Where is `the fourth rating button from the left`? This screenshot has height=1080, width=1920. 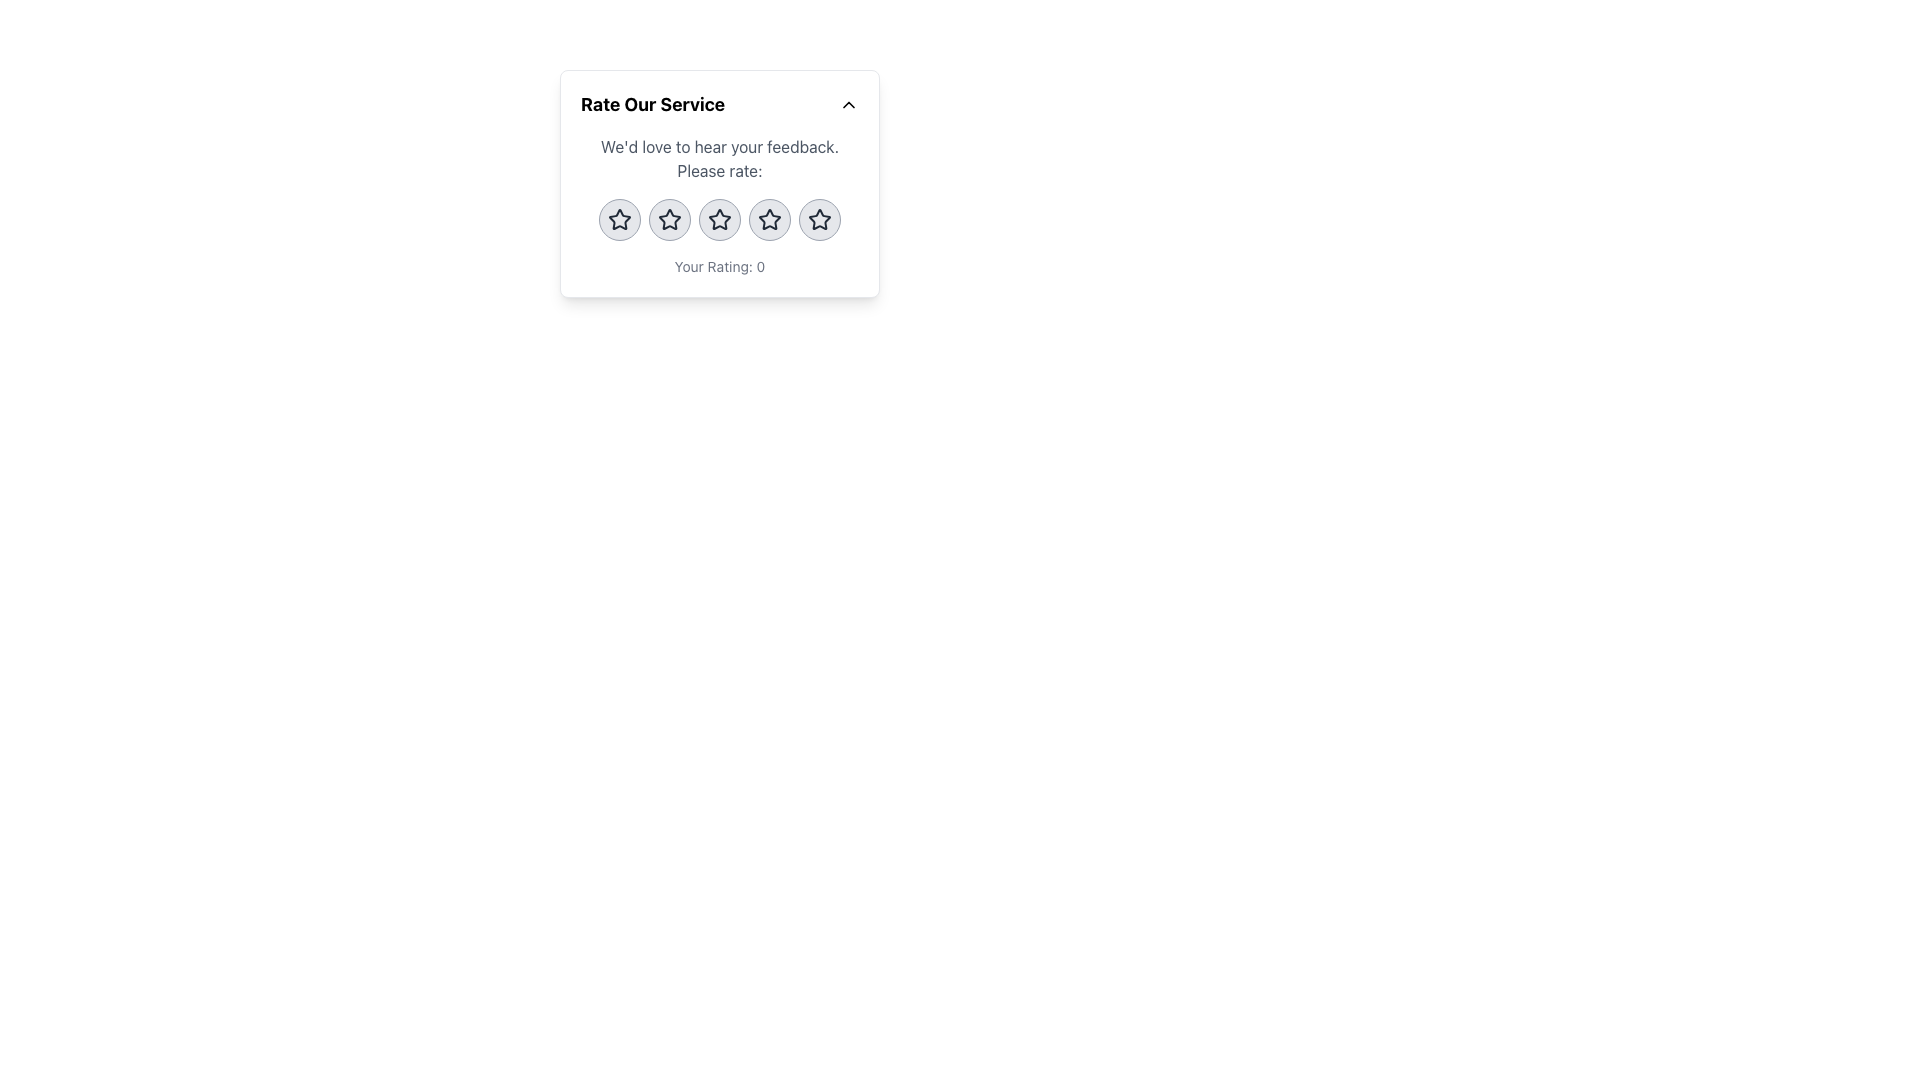
the fourth rating button from the left is located at coordinates (768, 219).